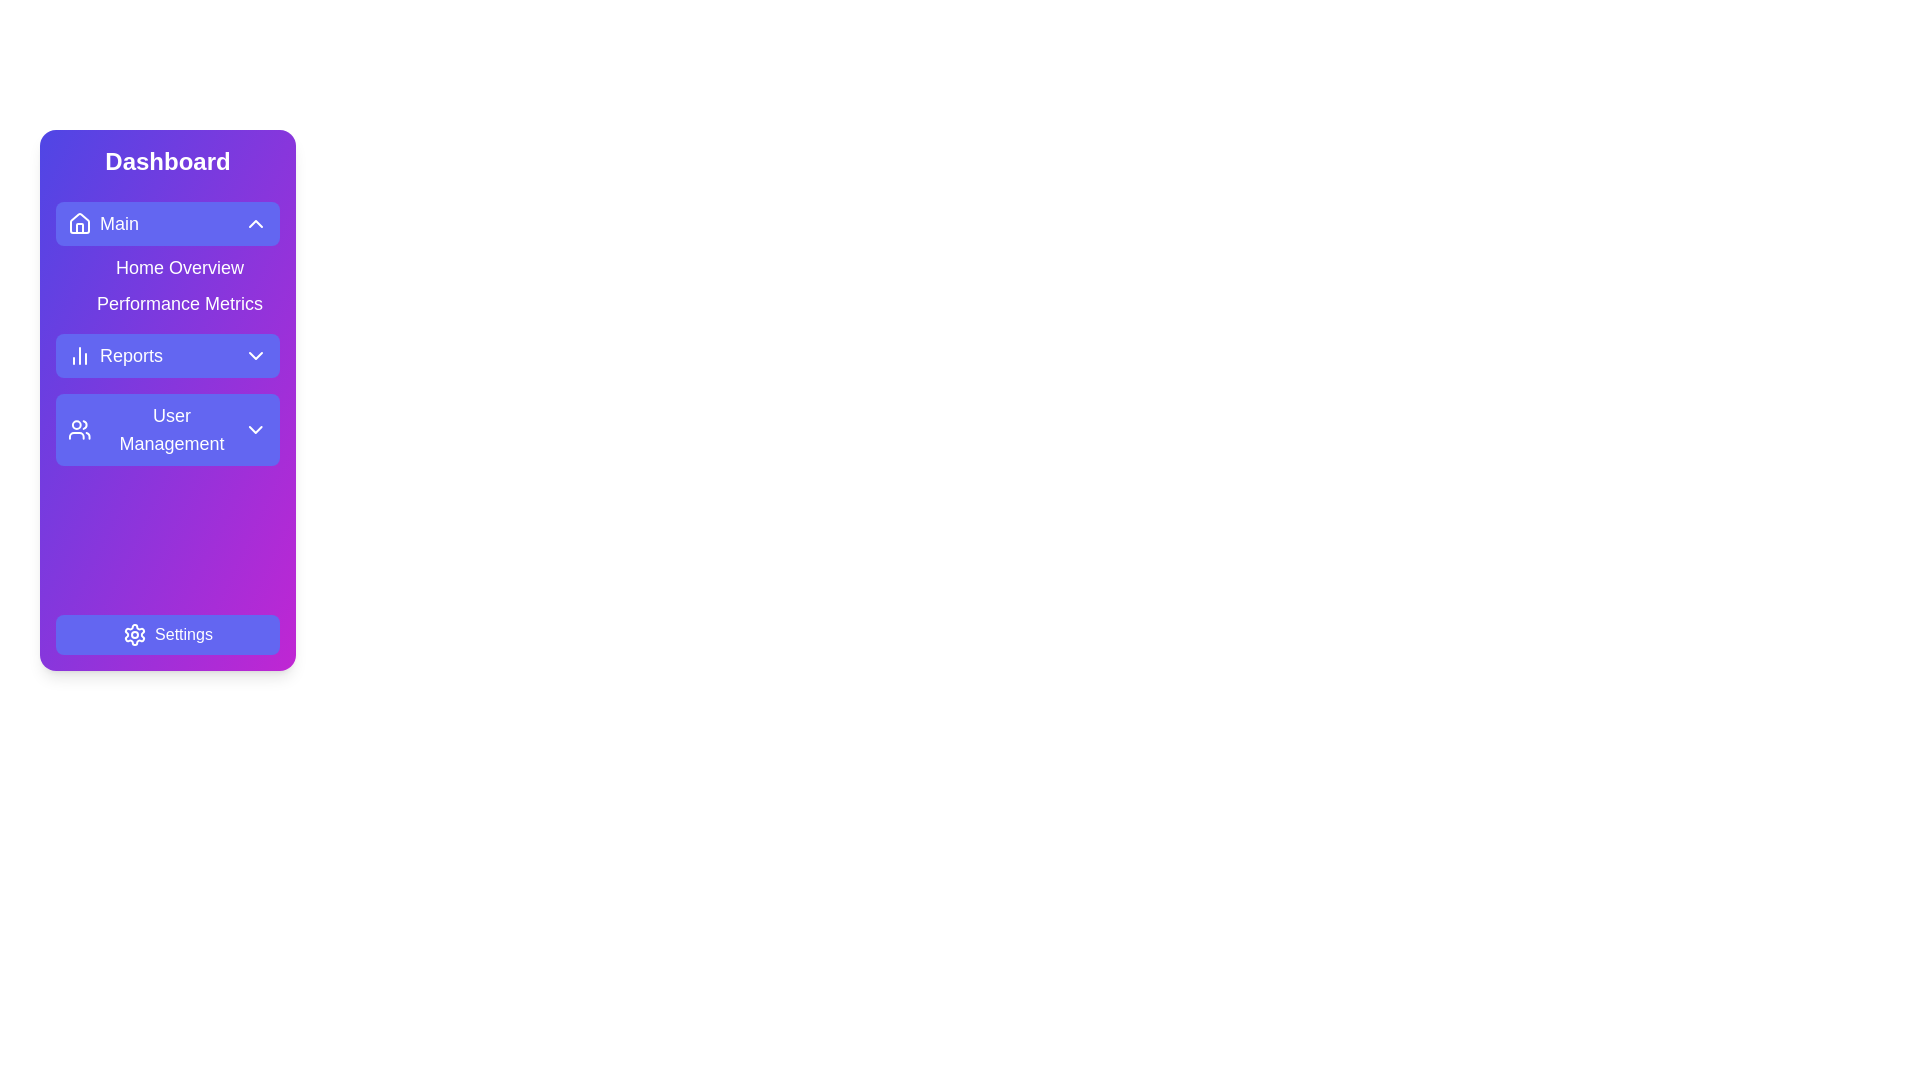 The width and height of the screenshot is (1920, 1080). What do you see at coordinates (180, 304) in the screenshot?
I see `the Navigation link that represents the 'Performance Metrics' section, located directly below 'Home Overview' in the Main menu` at bounding box center [180, 304].